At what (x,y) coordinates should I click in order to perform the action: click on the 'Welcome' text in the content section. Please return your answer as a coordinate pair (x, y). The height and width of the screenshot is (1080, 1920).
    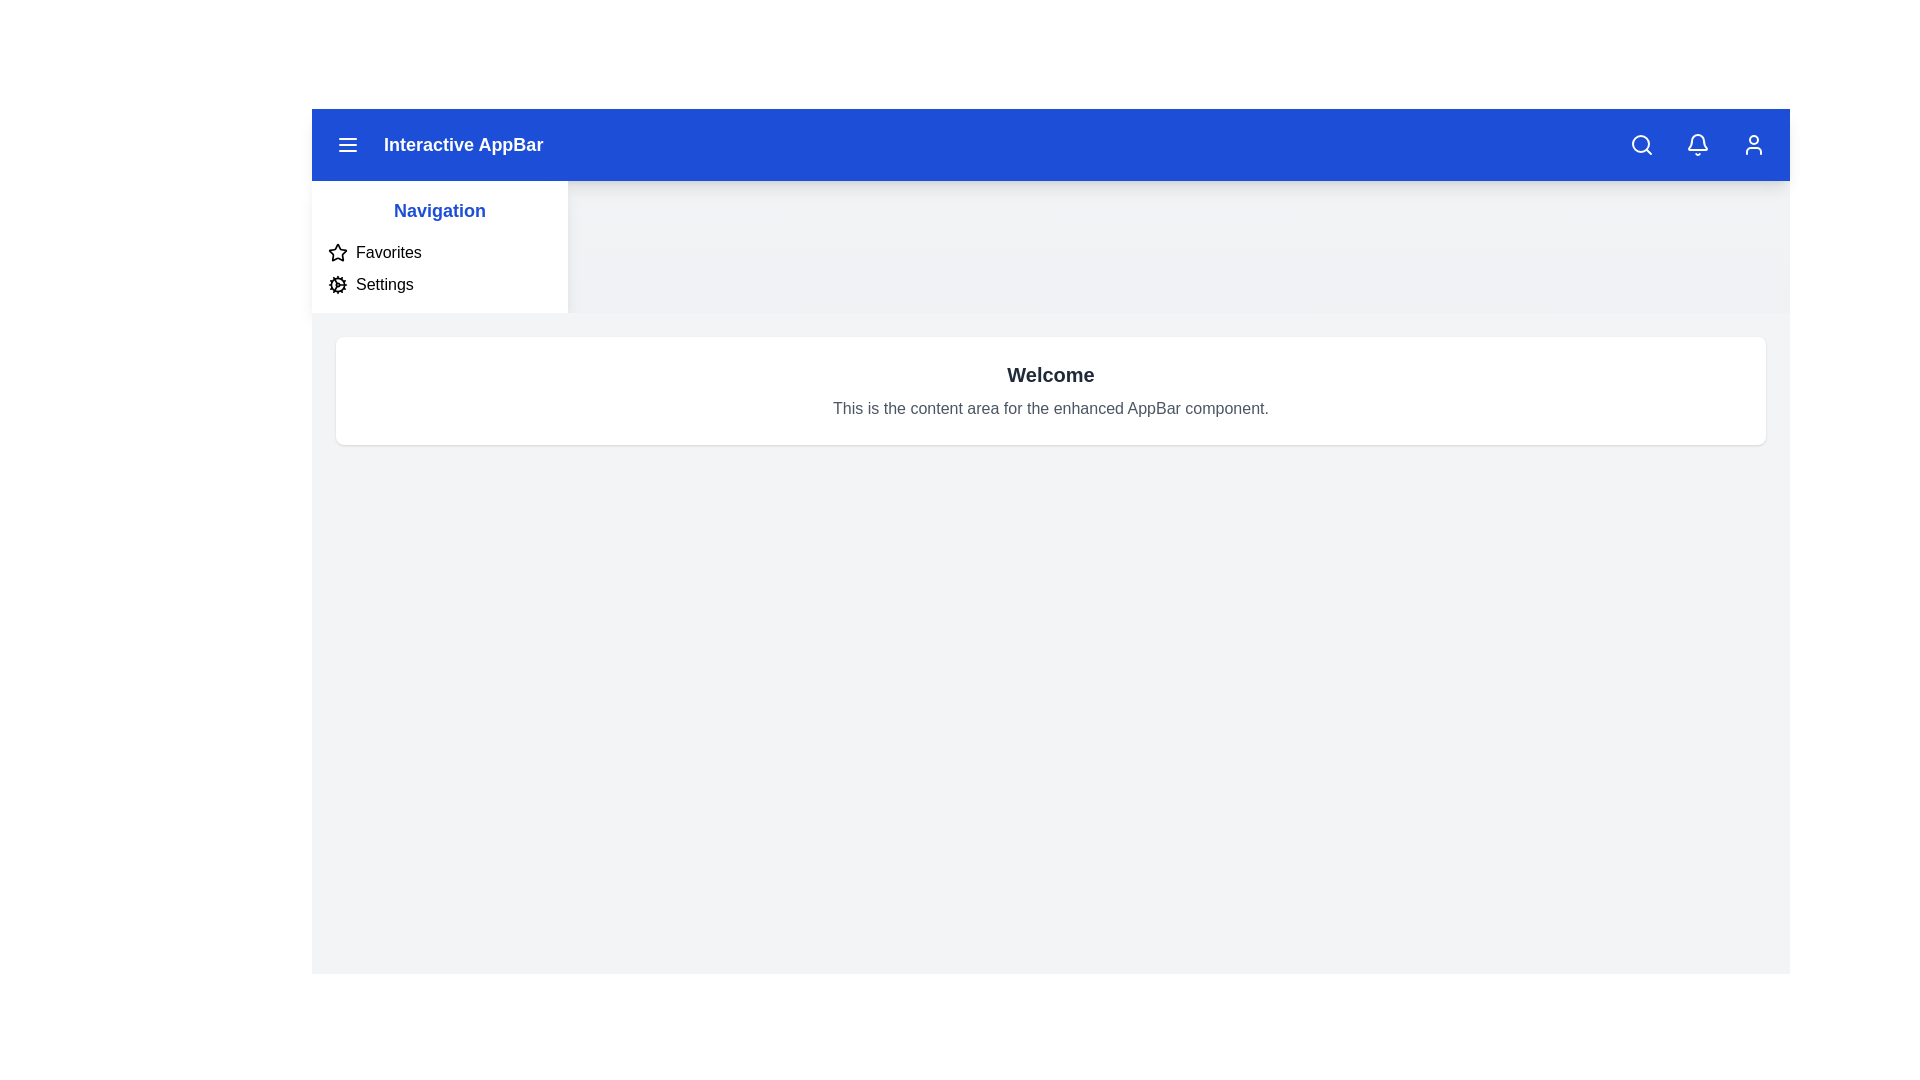
    Looking at the image, I should click on (1050, 374).